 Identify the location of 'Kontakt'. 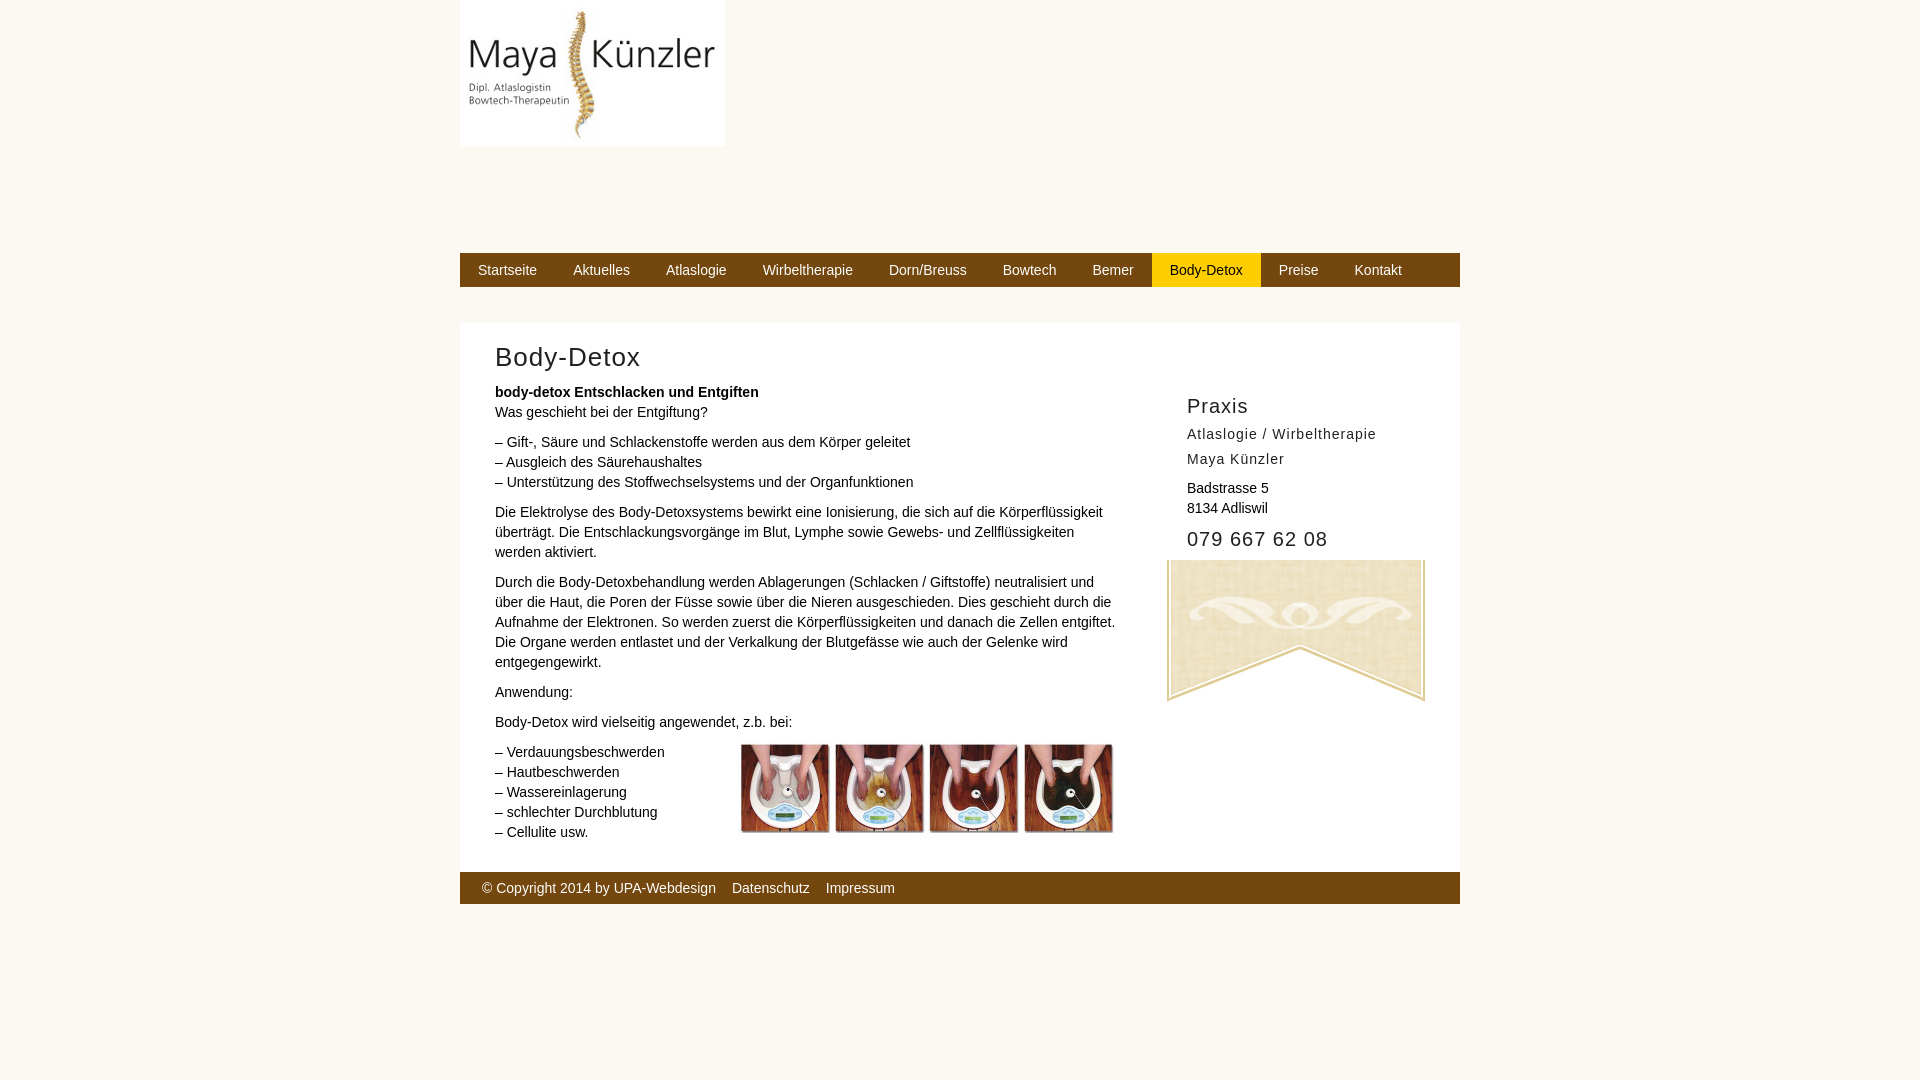
(1377, 270).